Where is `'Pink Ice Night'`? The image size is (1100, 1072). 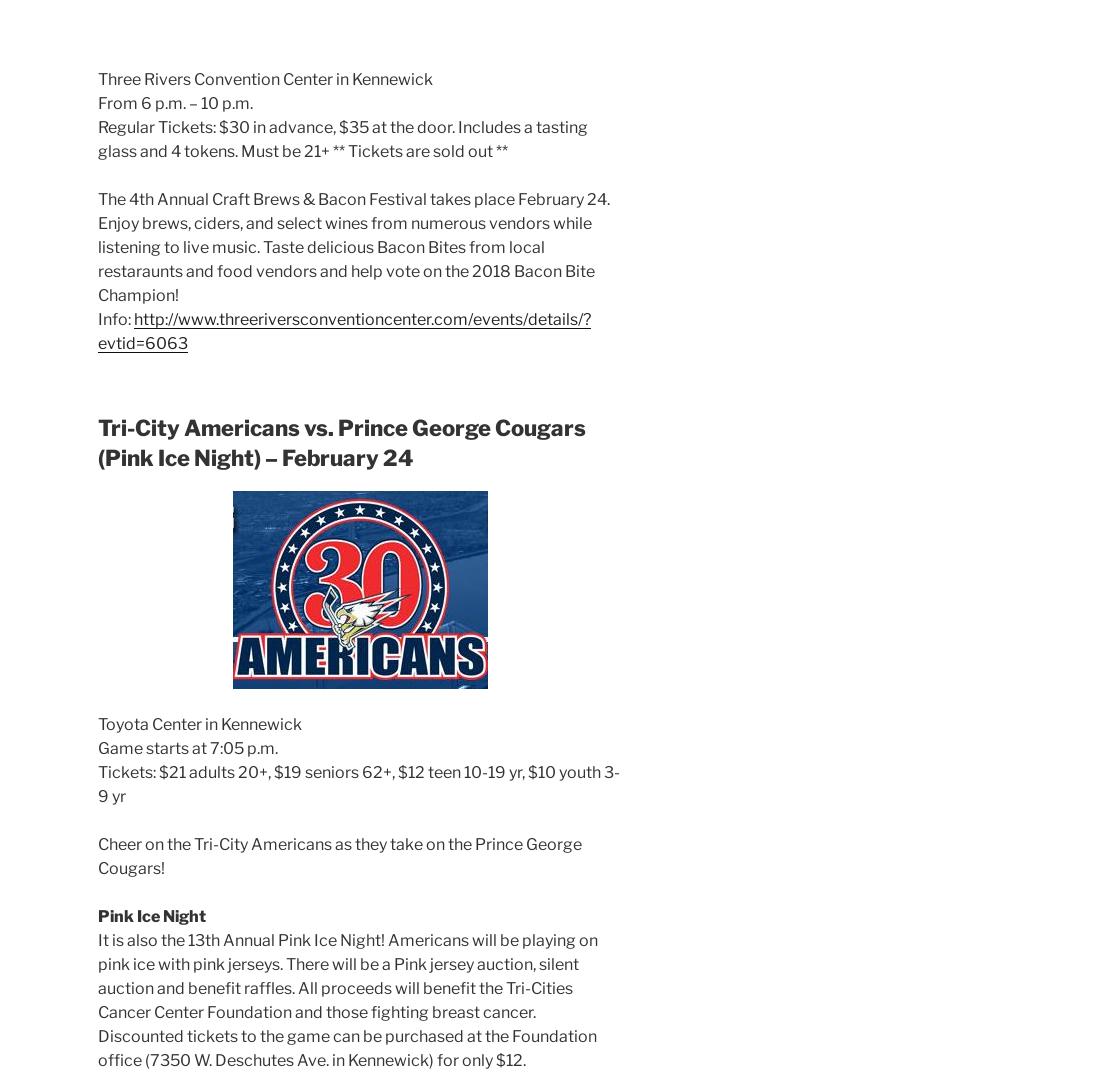 'Pink Ice Night' is located at coordinates (151, 915).